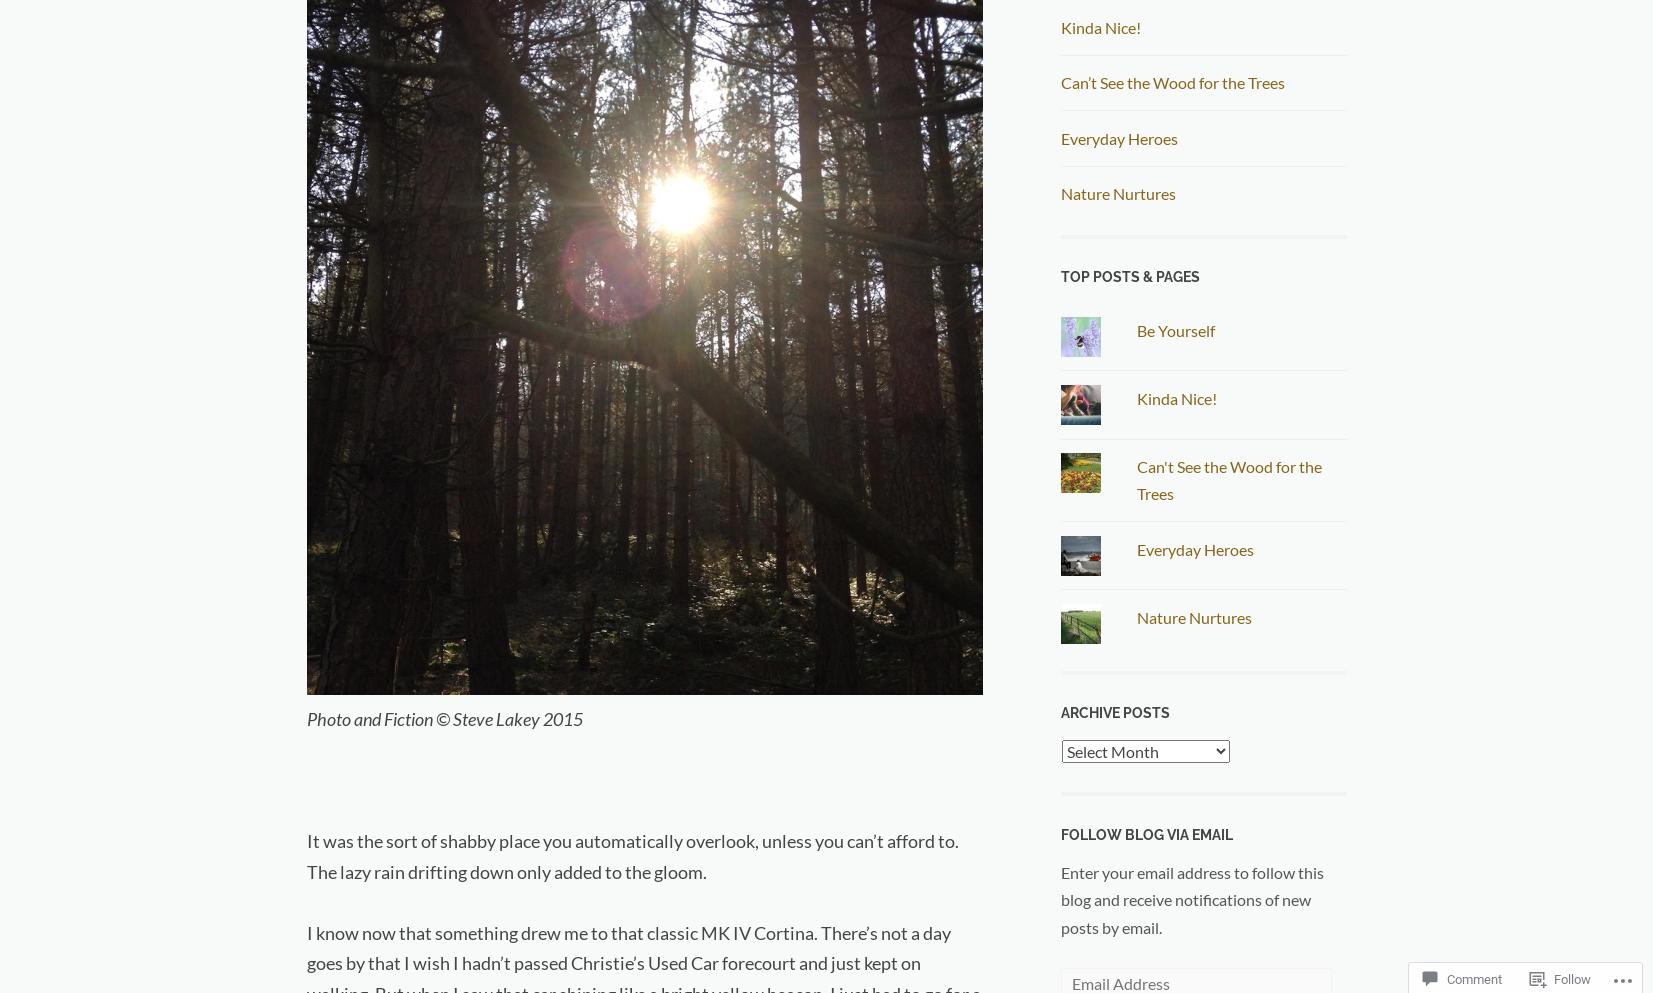  Describe the element at coordinates (1191, 899) in the screenshot. I see `'Enter your email address to follow this blog and receive notifications of new posts by email.'` at that location.